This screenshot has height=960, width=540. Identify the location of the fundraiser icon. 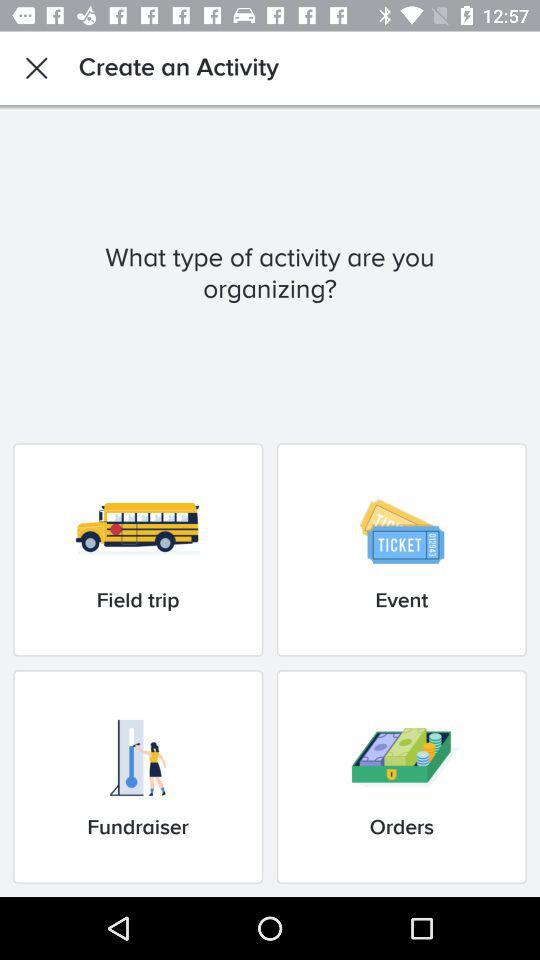
(137, 776).